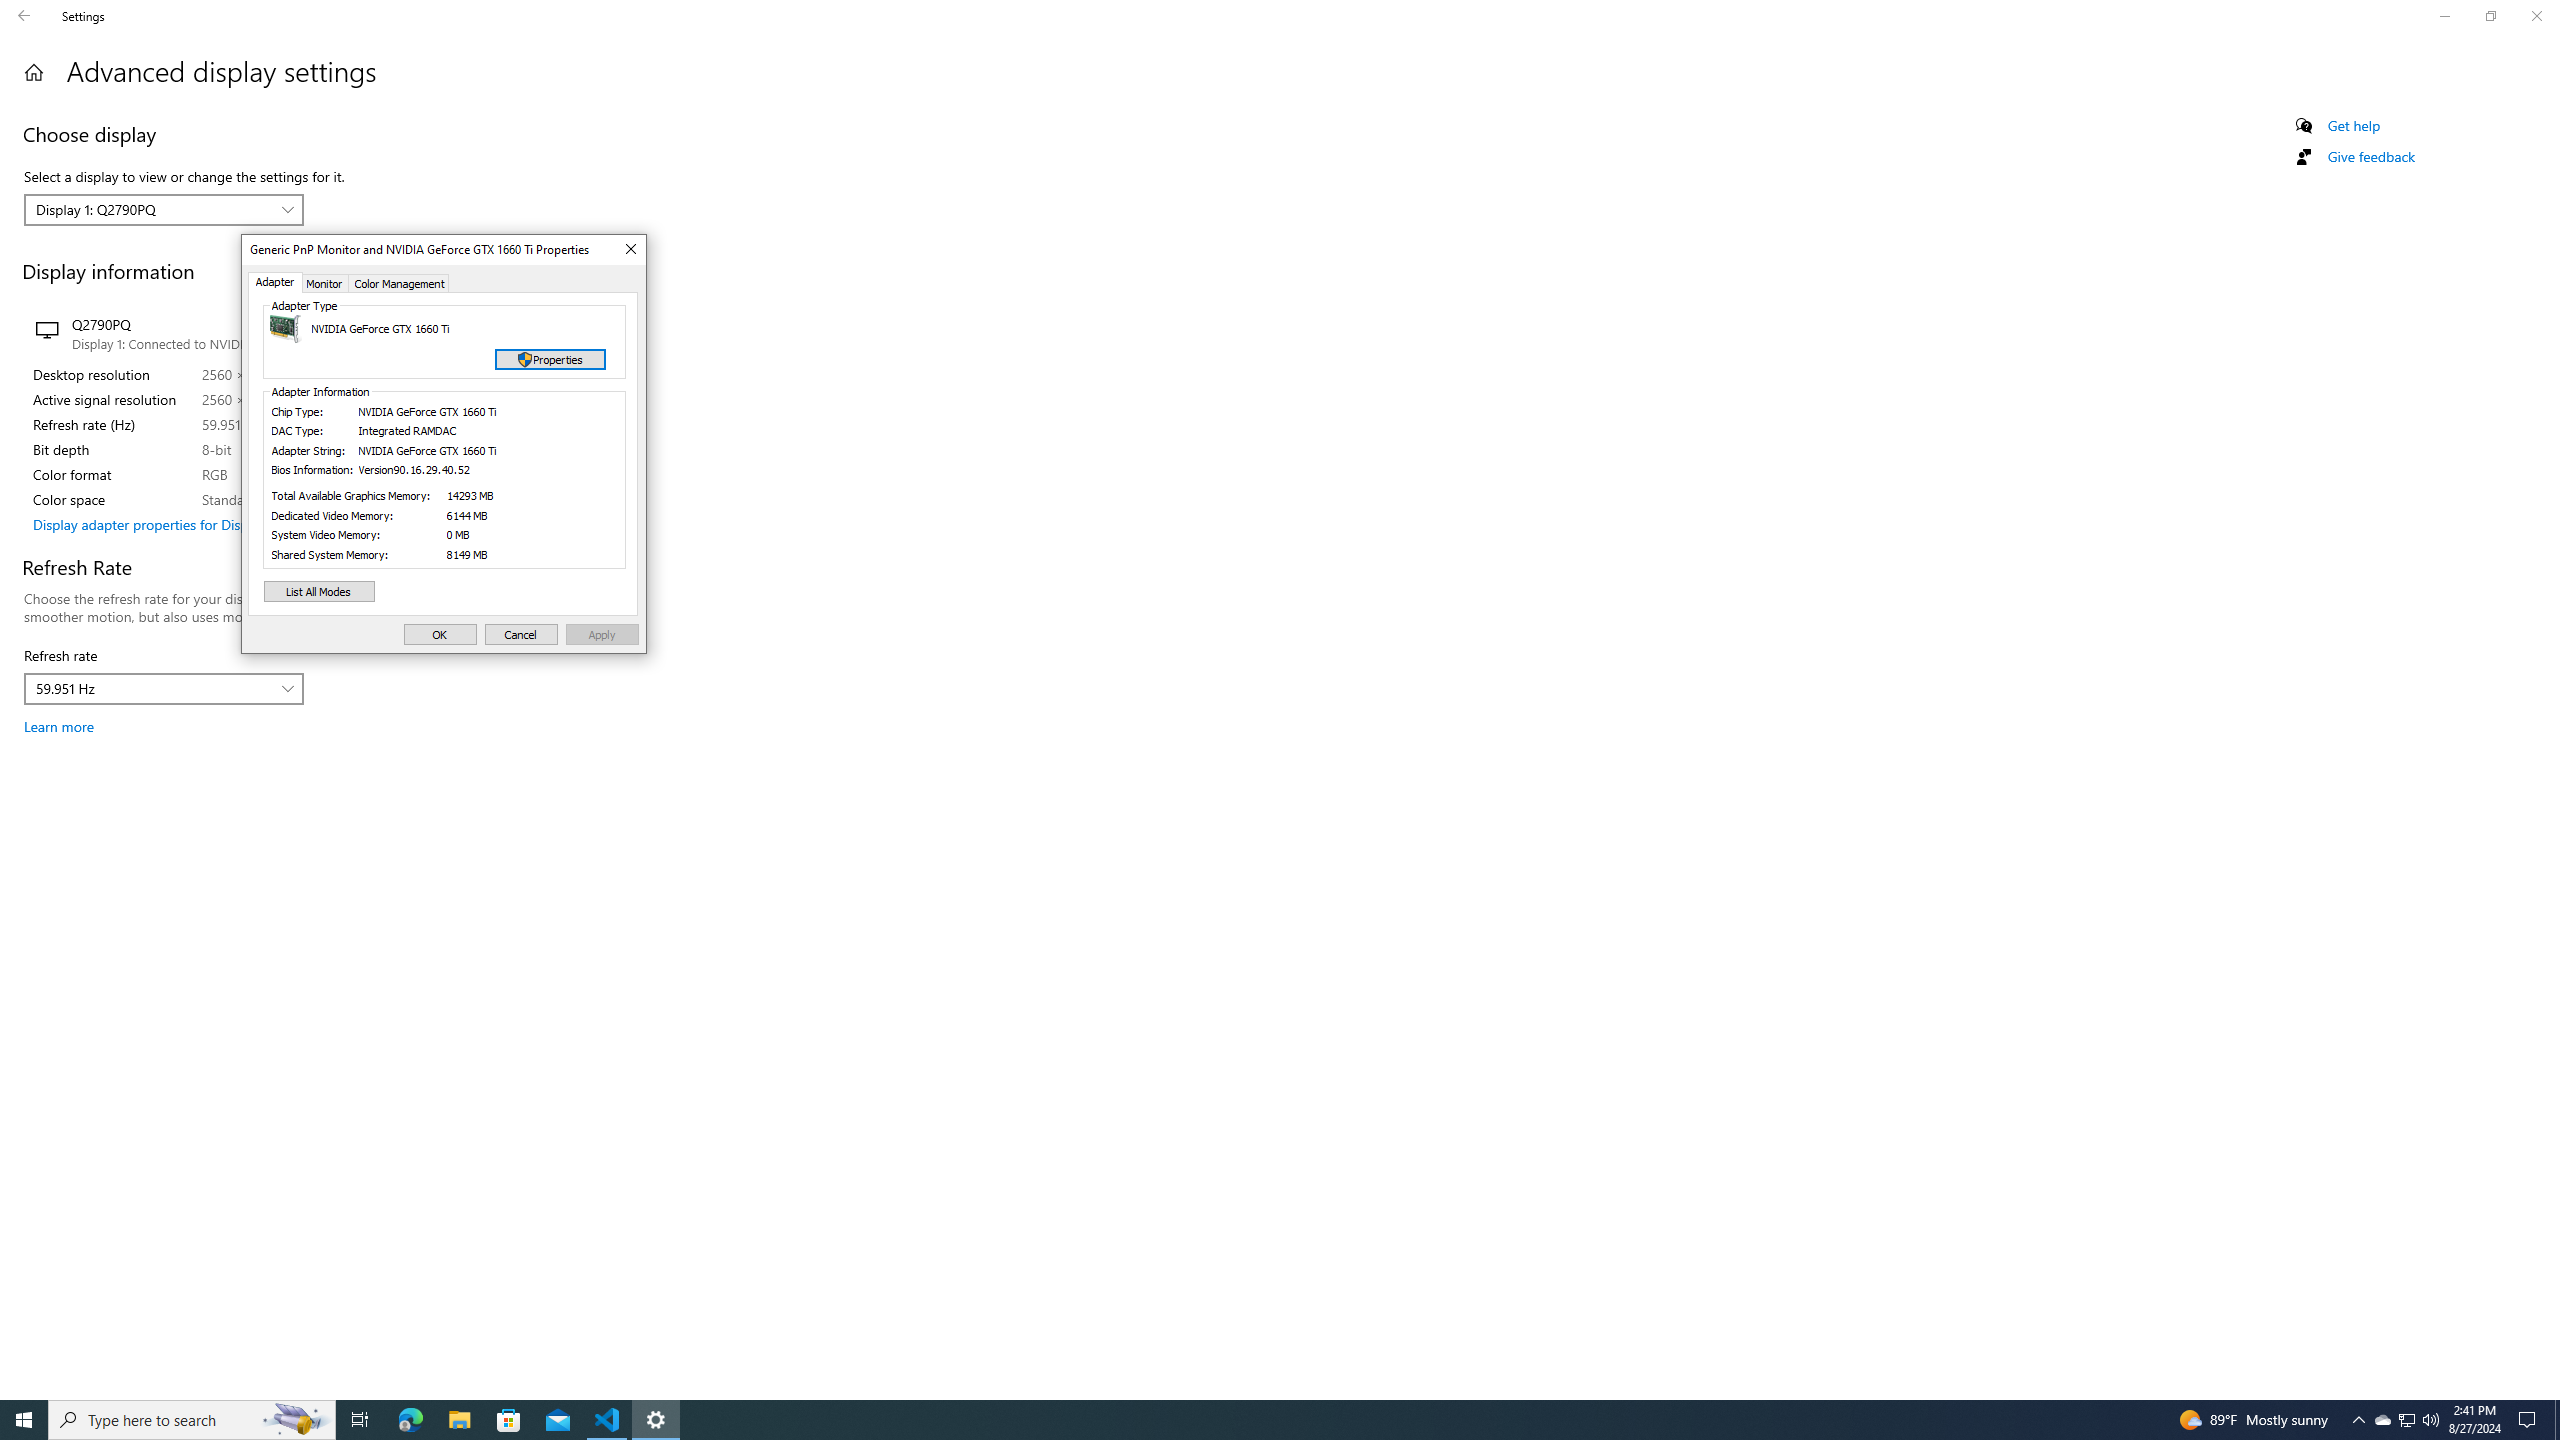 The height and width of the screenshot is (1440, 2560). I want to click on 'Adapter', so click(276, 282).